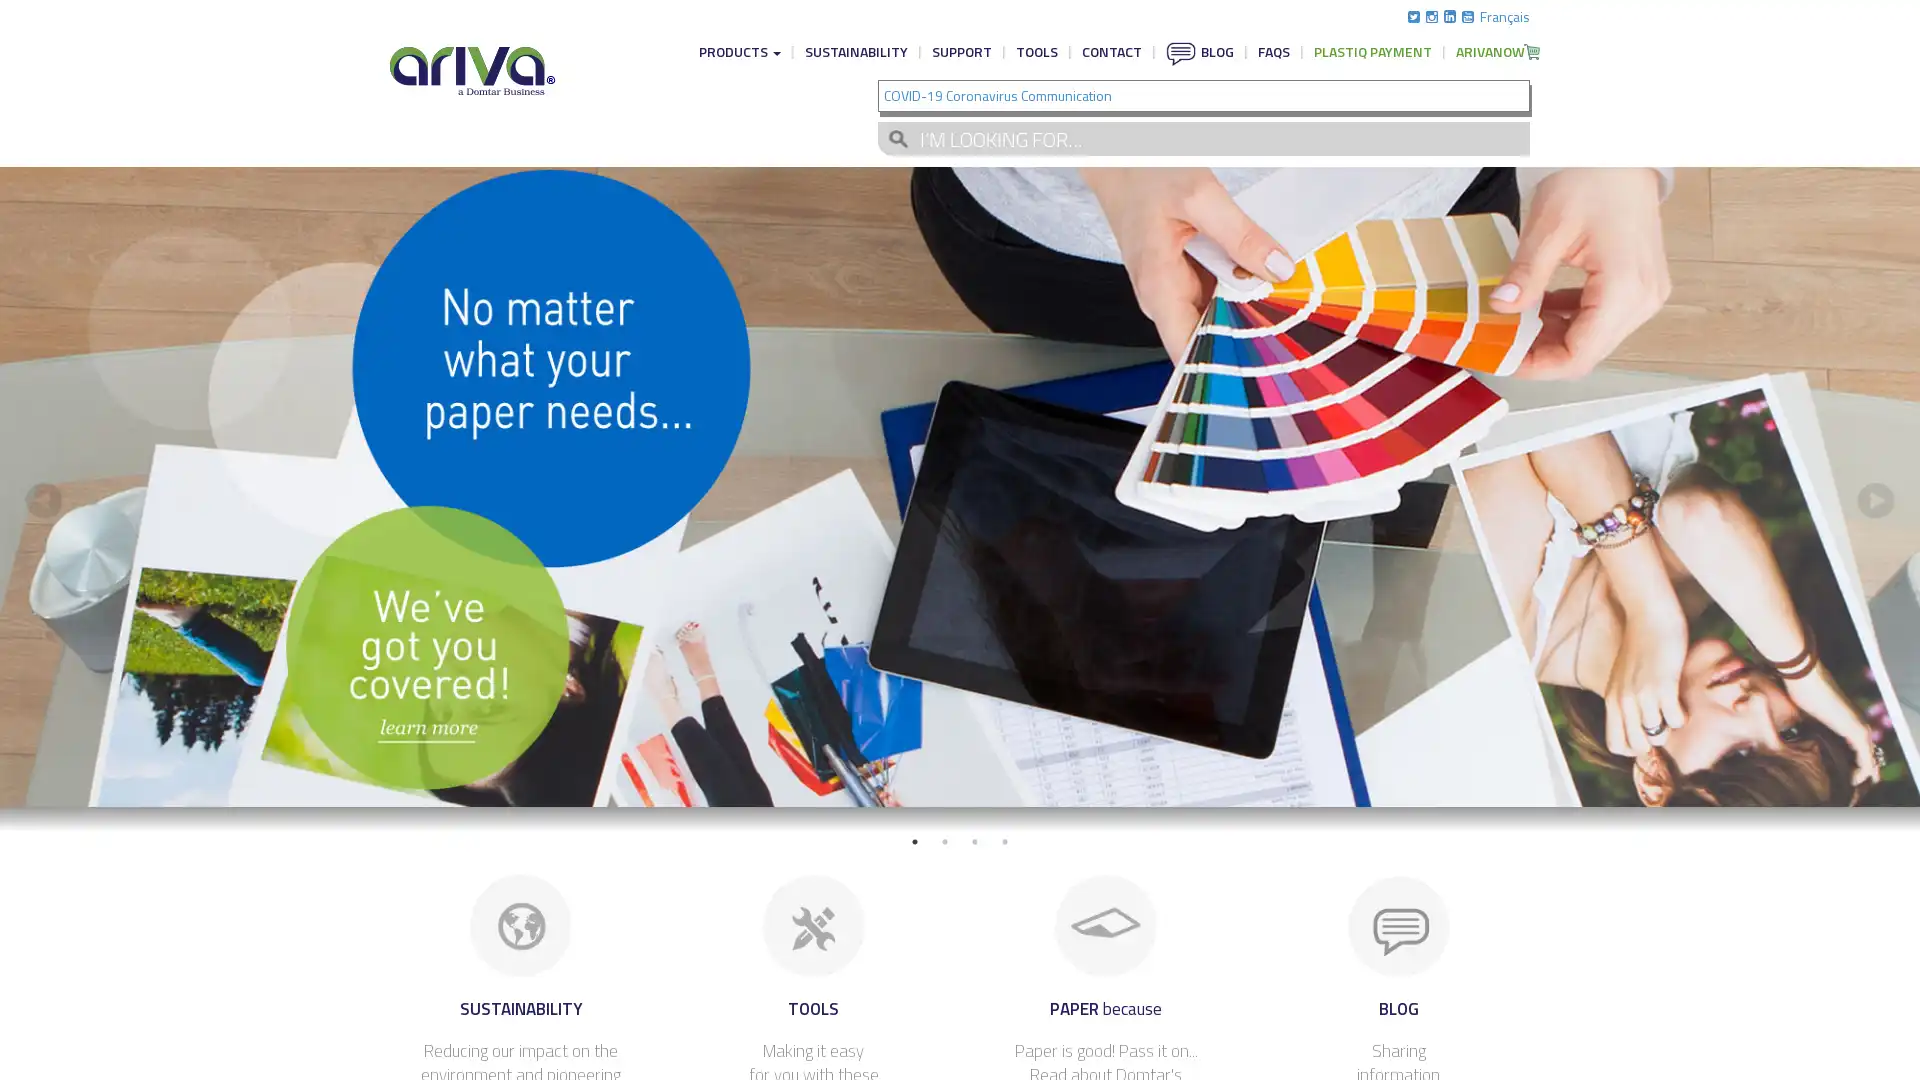  What do you see at coordinates (1004, 841) in the screenshot?
I see `4` at bounding box center [1004, 841].